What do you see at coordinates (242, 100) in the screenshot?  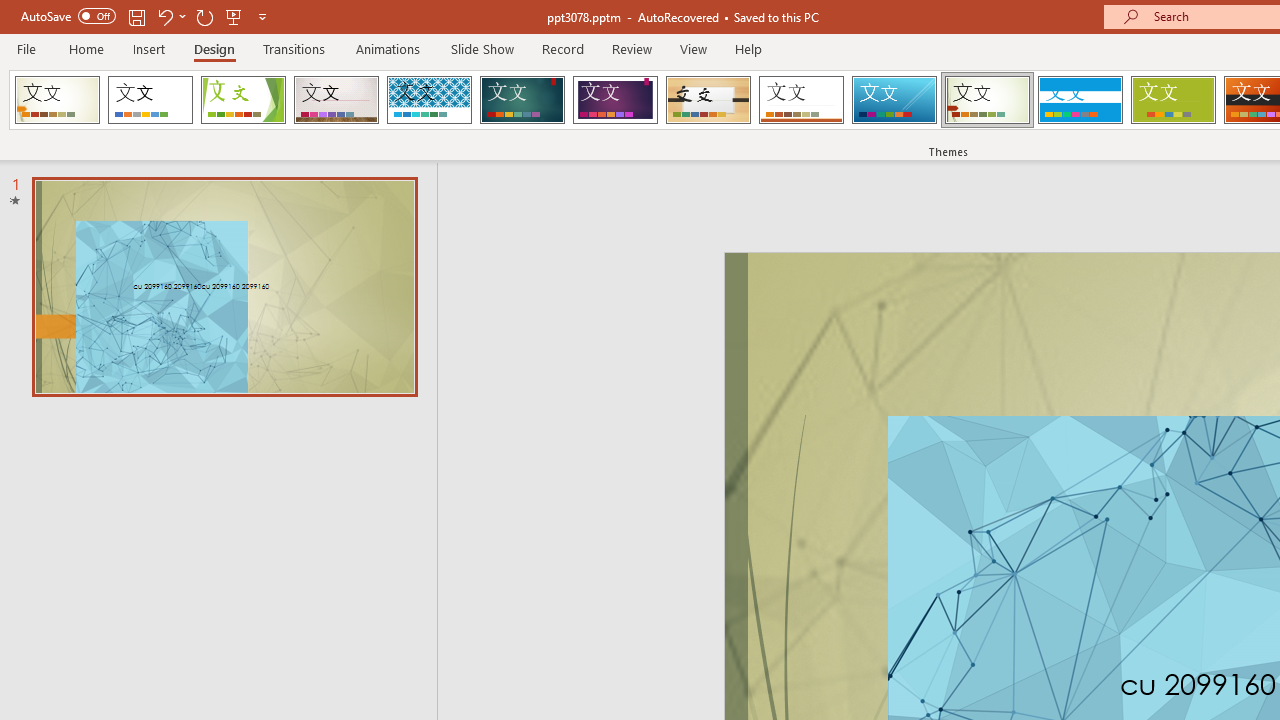 I see `'Facet'` at bounding box center [242, 100].